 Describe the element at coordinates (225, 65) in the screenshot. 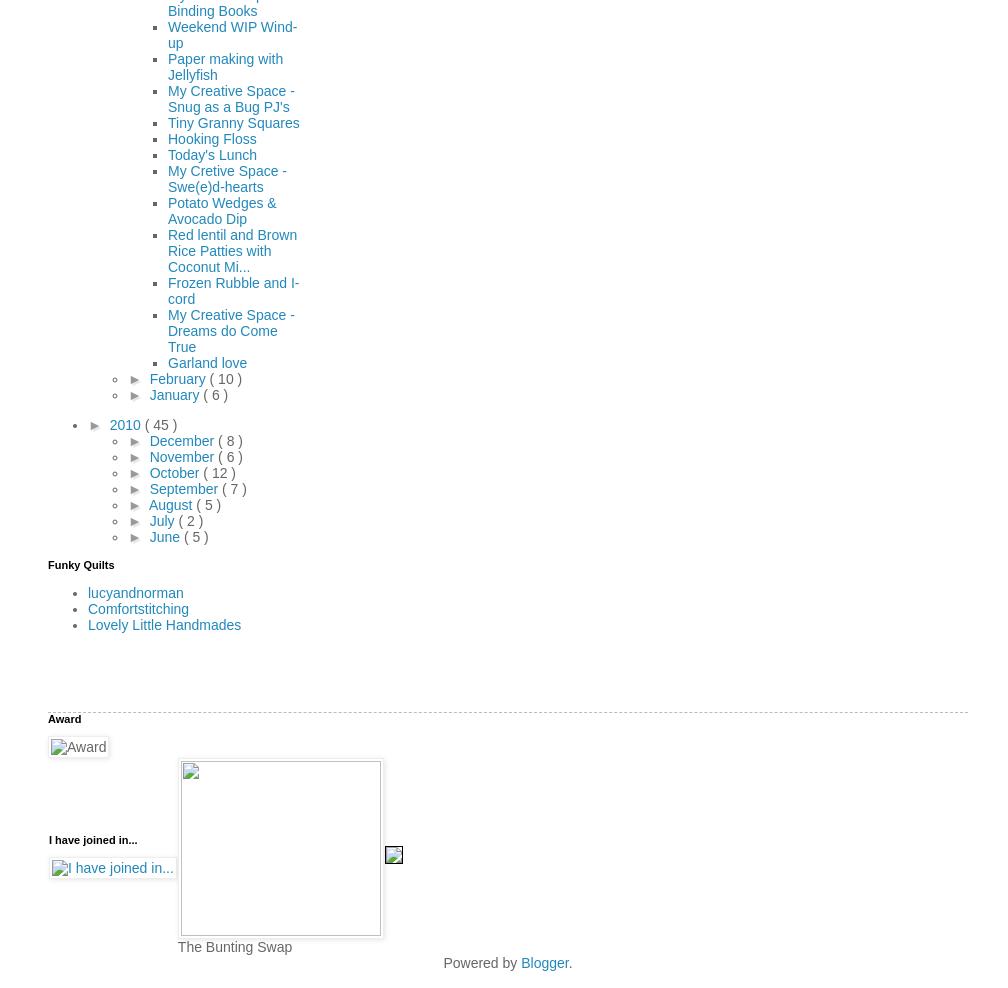

I see `'Paper making with Jellyfish'` at that location.